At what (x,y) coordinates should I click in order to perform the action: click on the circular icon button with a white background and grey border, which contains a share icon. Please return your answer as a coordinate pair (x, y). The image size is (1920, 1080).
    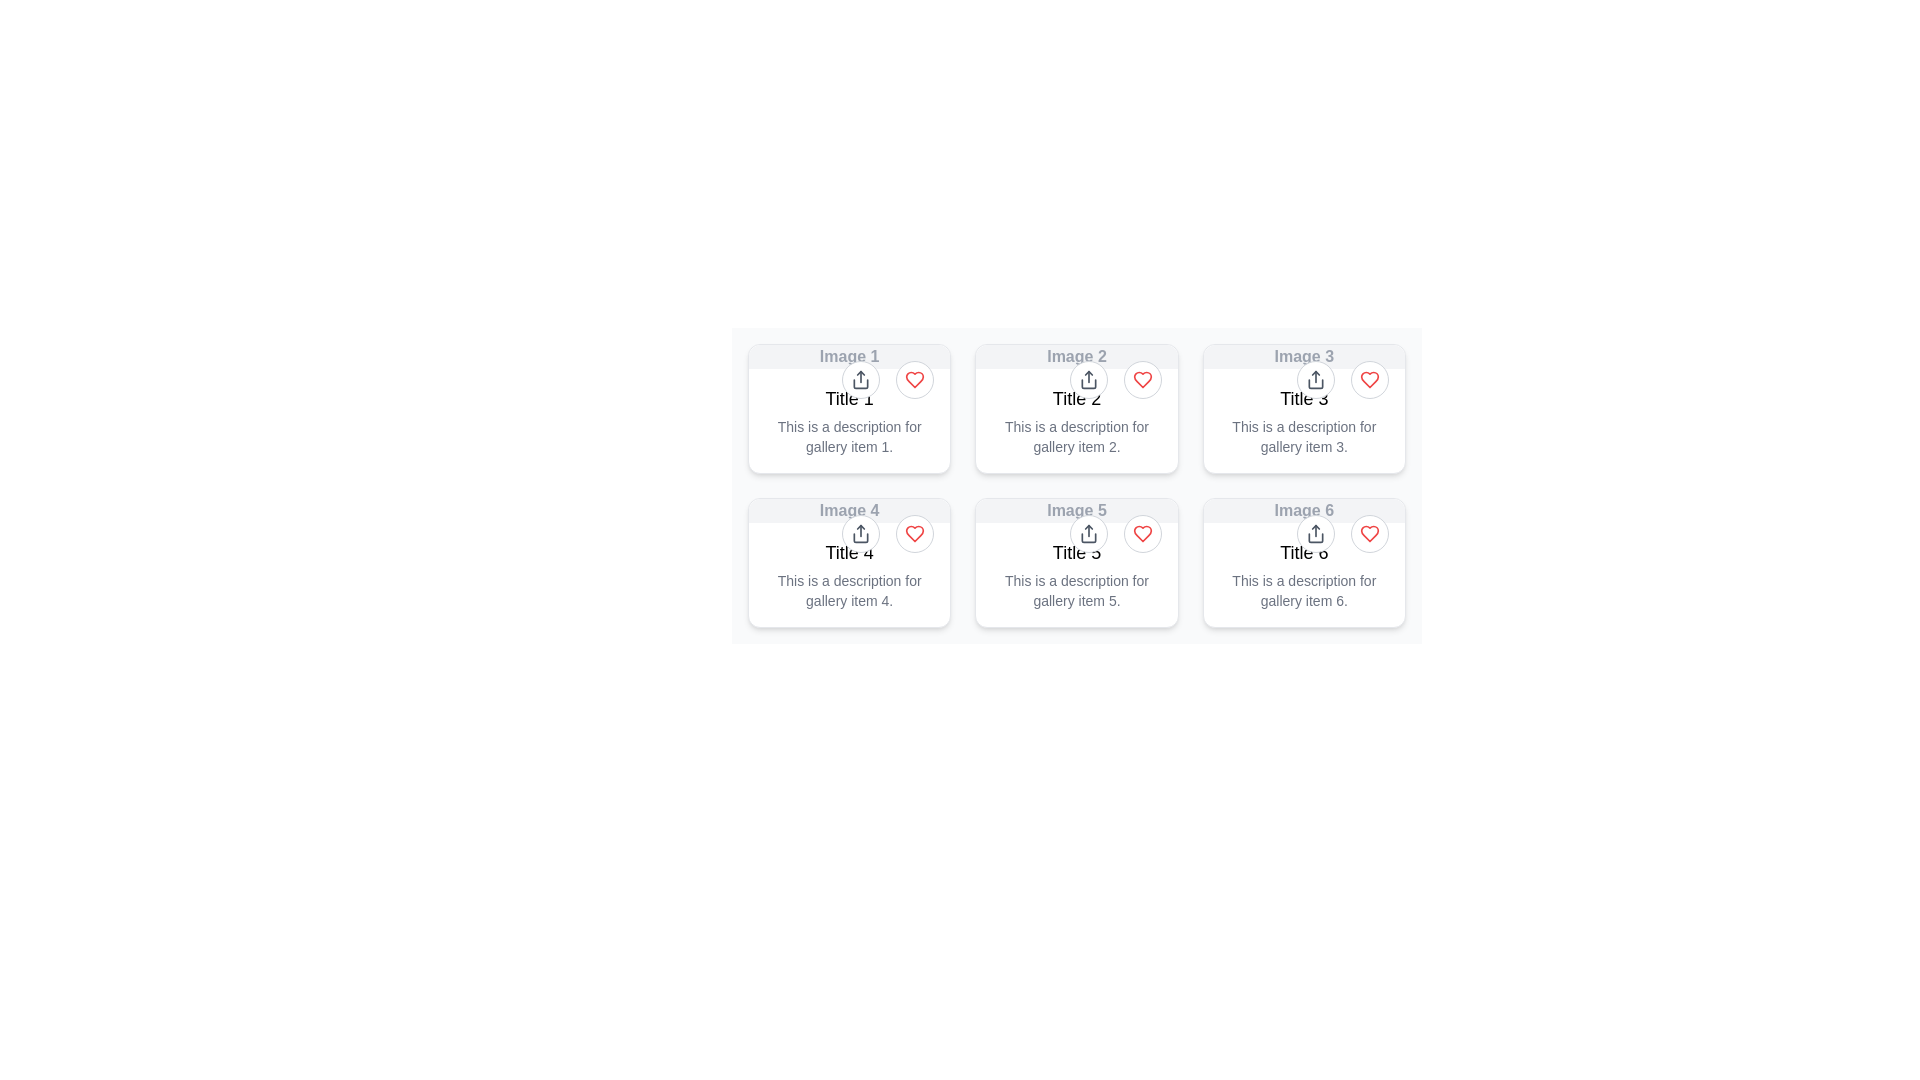
    Looking at the image, I should click on (861, 380).